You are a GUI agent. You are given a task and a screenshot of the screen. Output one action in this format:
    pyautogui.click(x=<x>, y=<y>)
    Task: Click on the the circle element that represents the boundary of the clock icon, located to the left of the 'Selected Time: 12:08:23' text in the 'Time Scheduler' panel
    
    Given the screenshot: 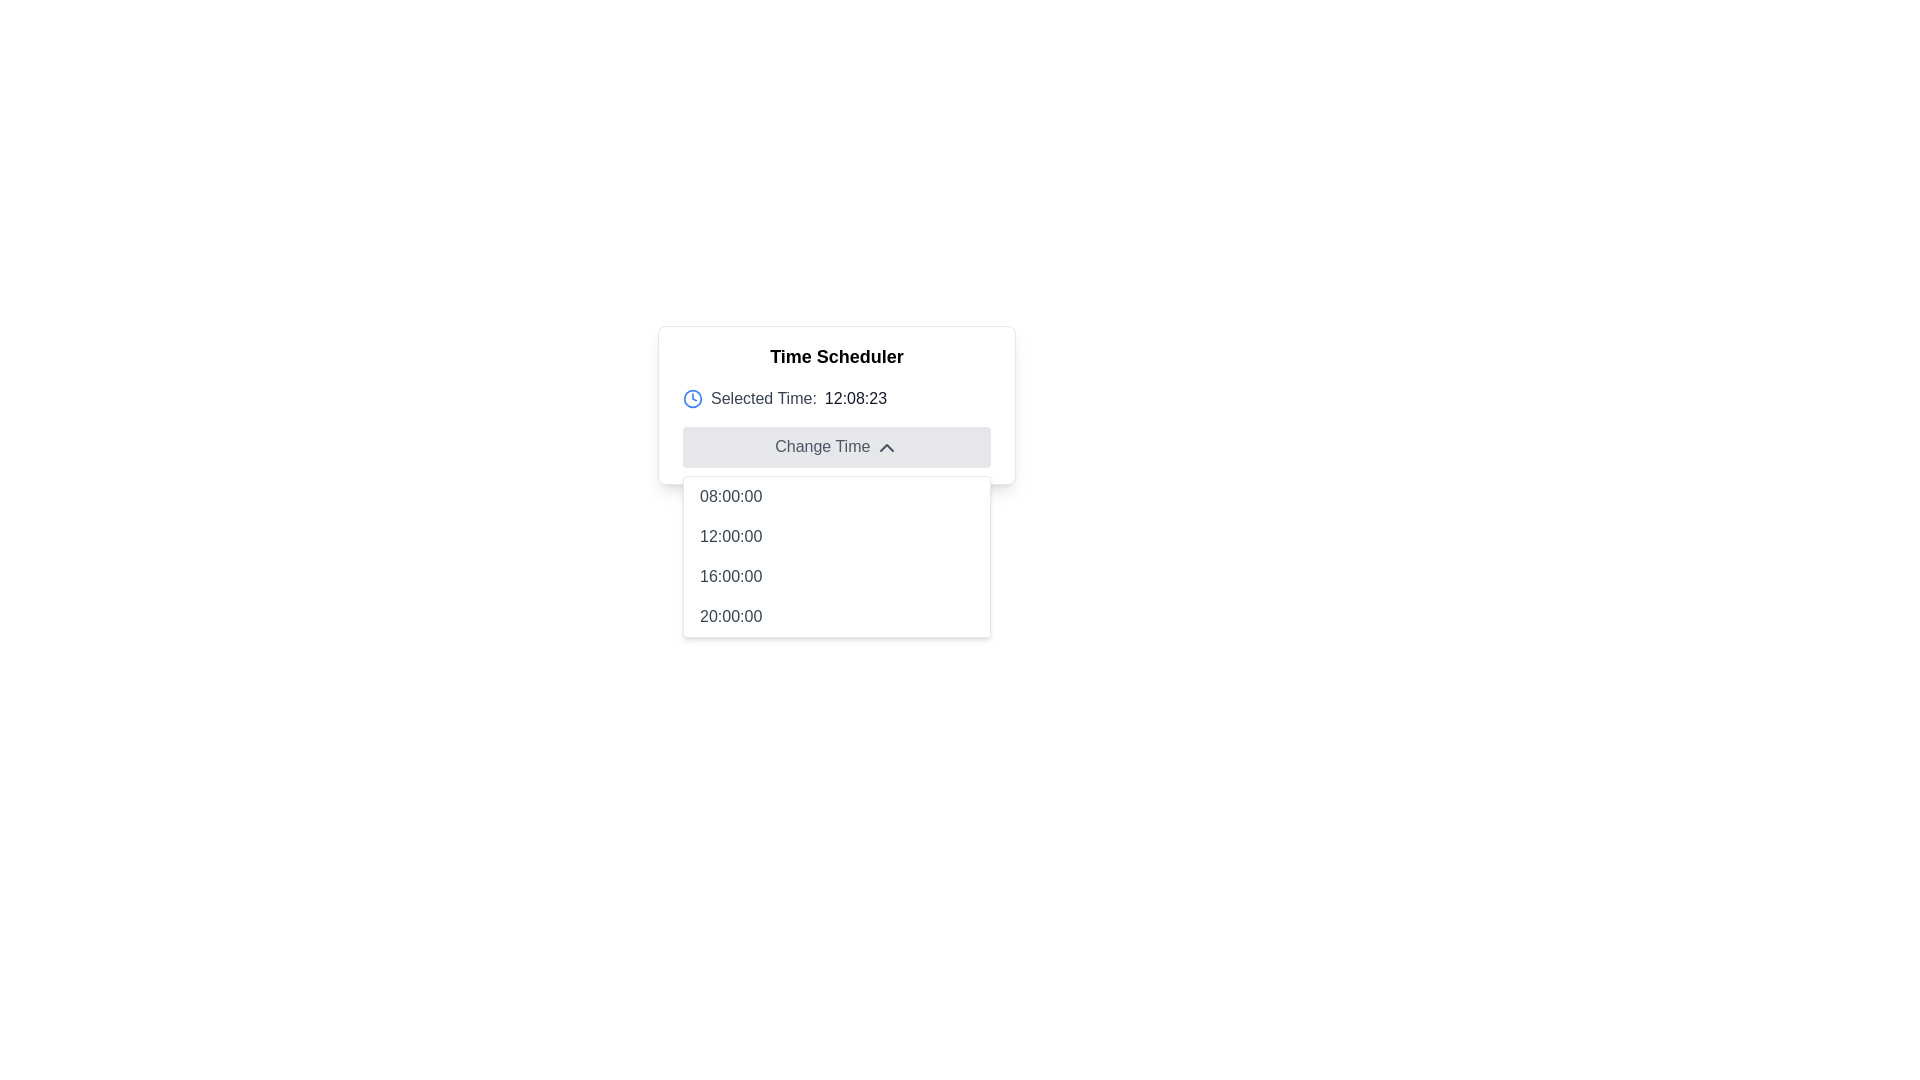 What is the action you would take?
    pyautogui.click(x=692, y=398)
    